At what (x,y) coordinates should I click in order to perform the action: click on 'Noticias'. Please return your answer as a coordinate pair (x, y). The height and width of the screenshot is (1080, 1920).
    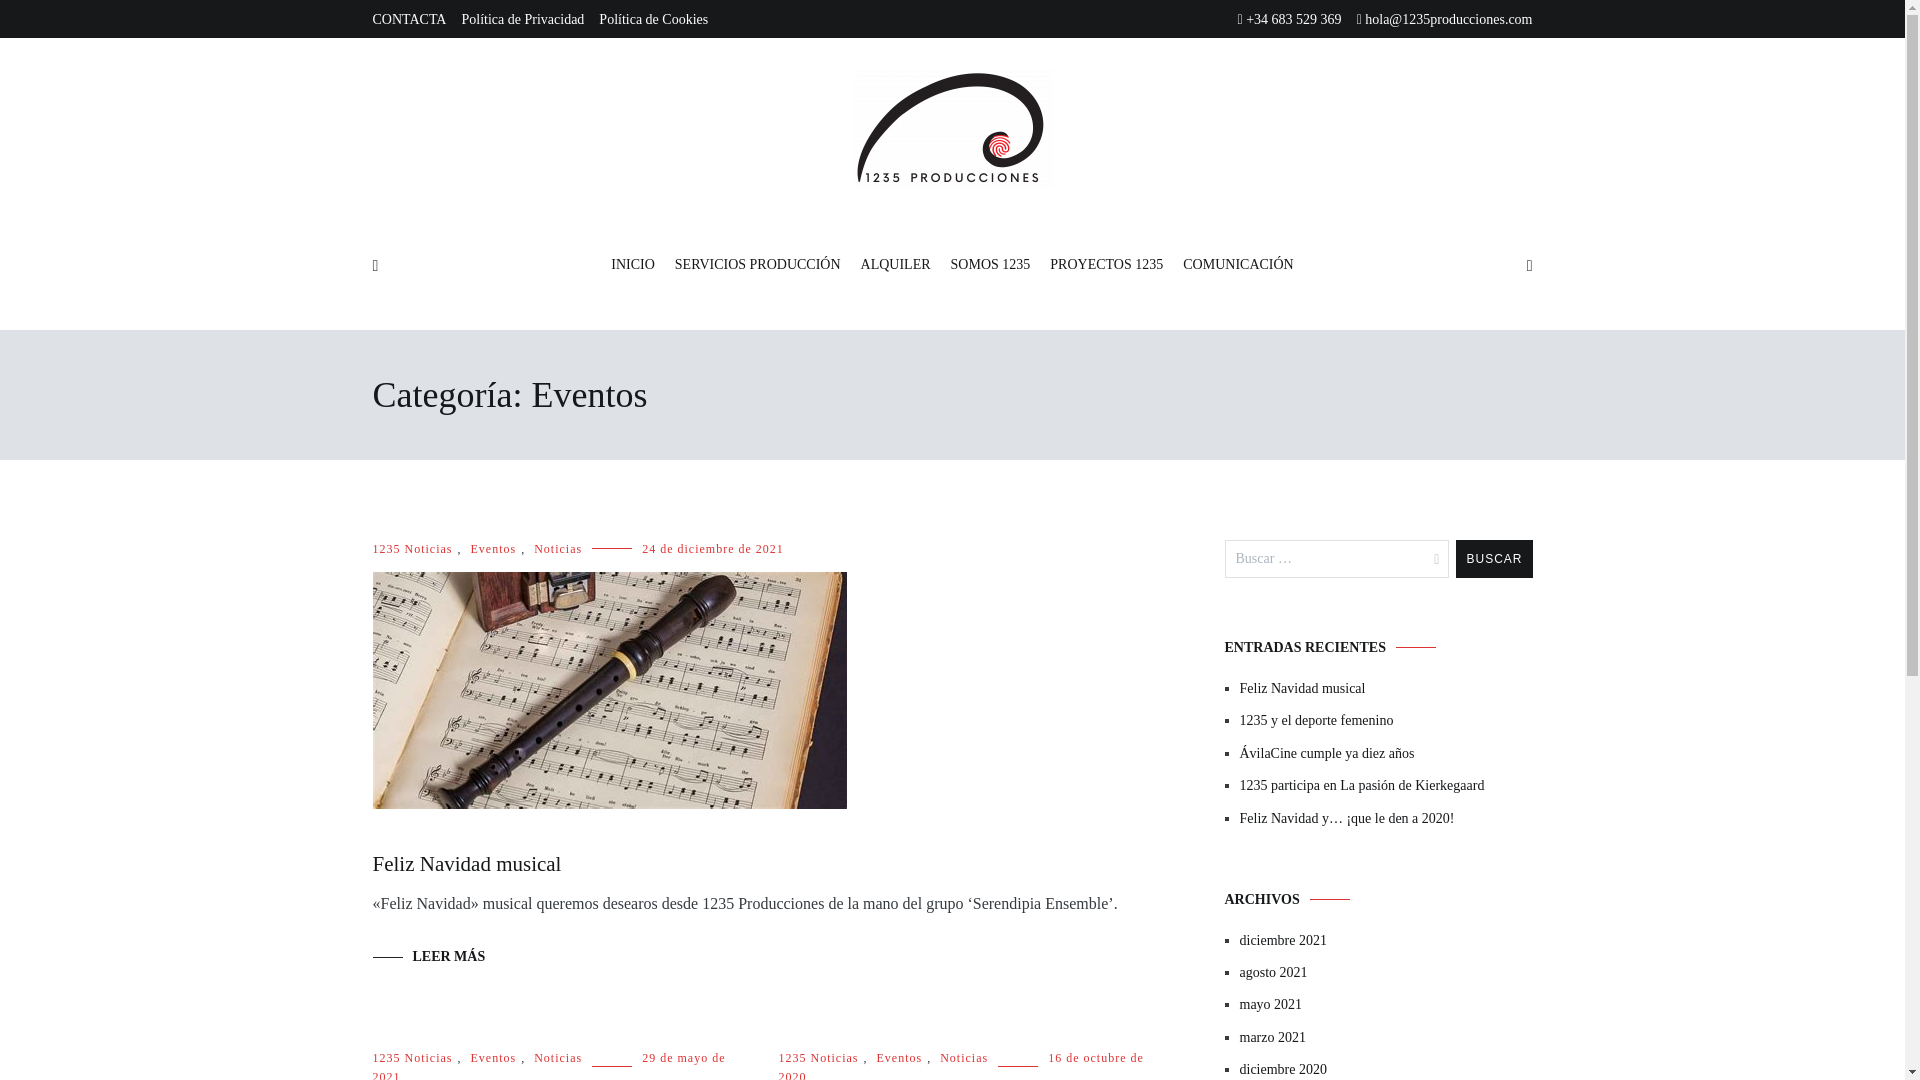
    Looking at the image, I should click on (964, 1056).